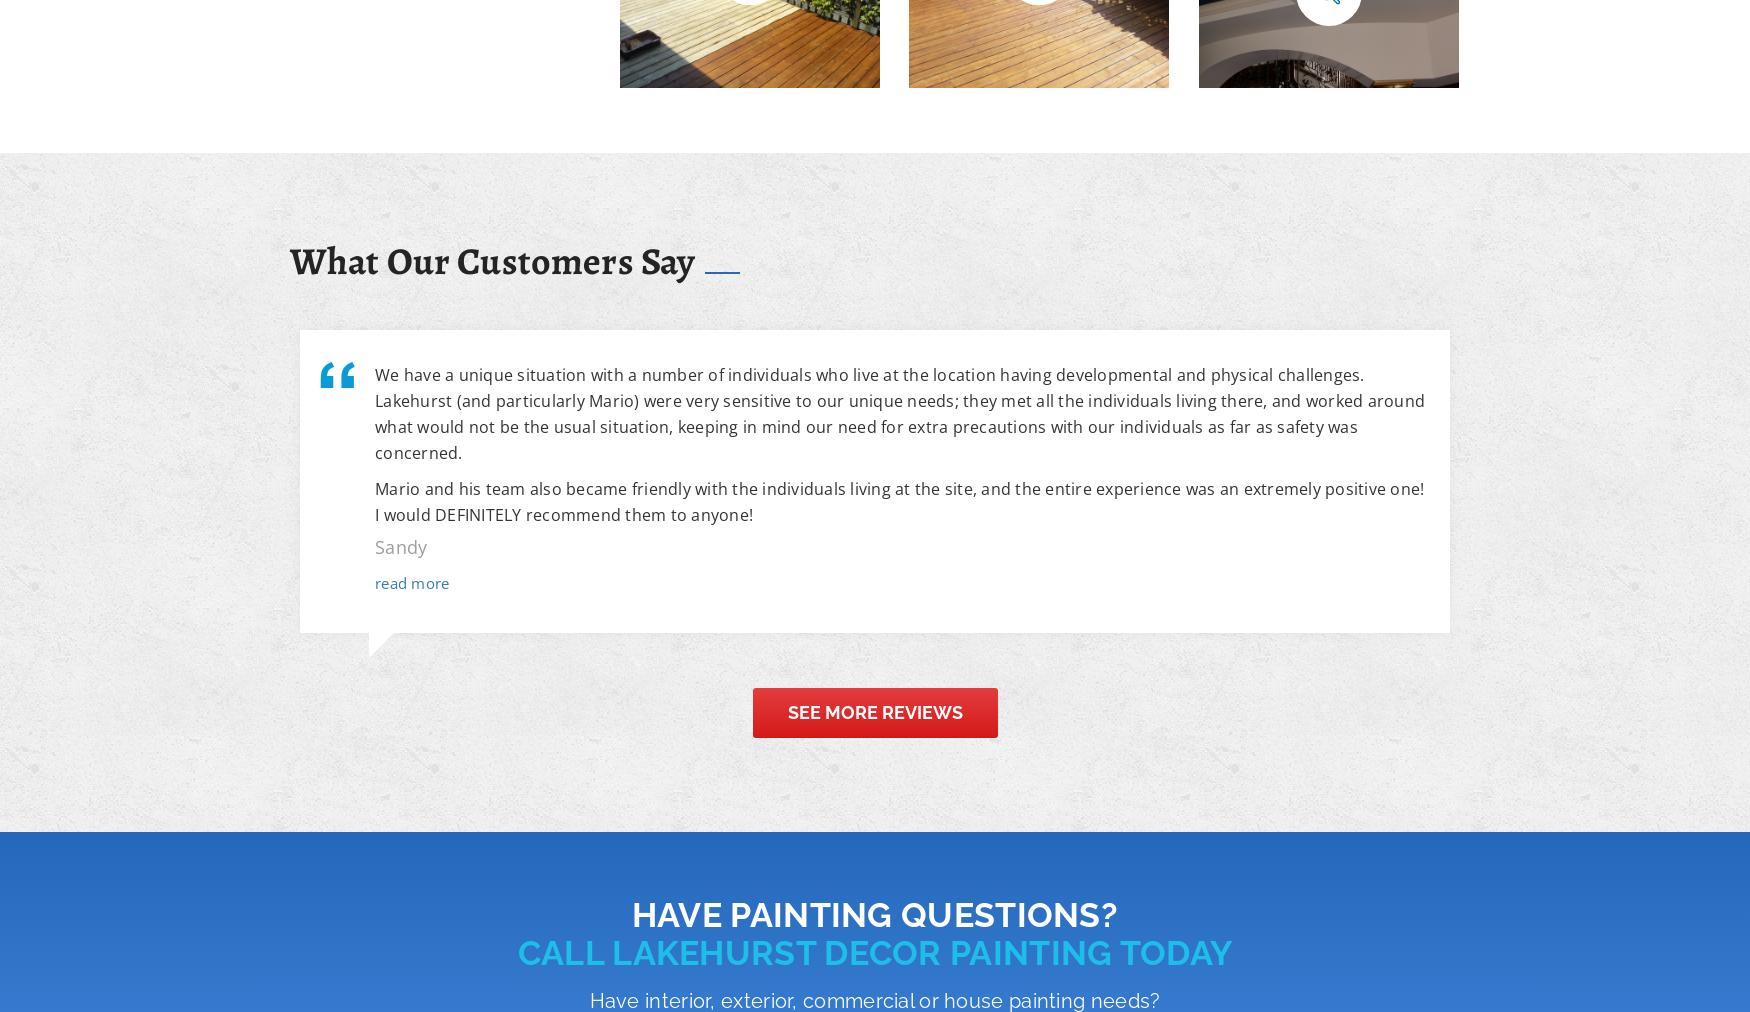  I want to click on 'Have Painting Questions?', so click(874, 915).